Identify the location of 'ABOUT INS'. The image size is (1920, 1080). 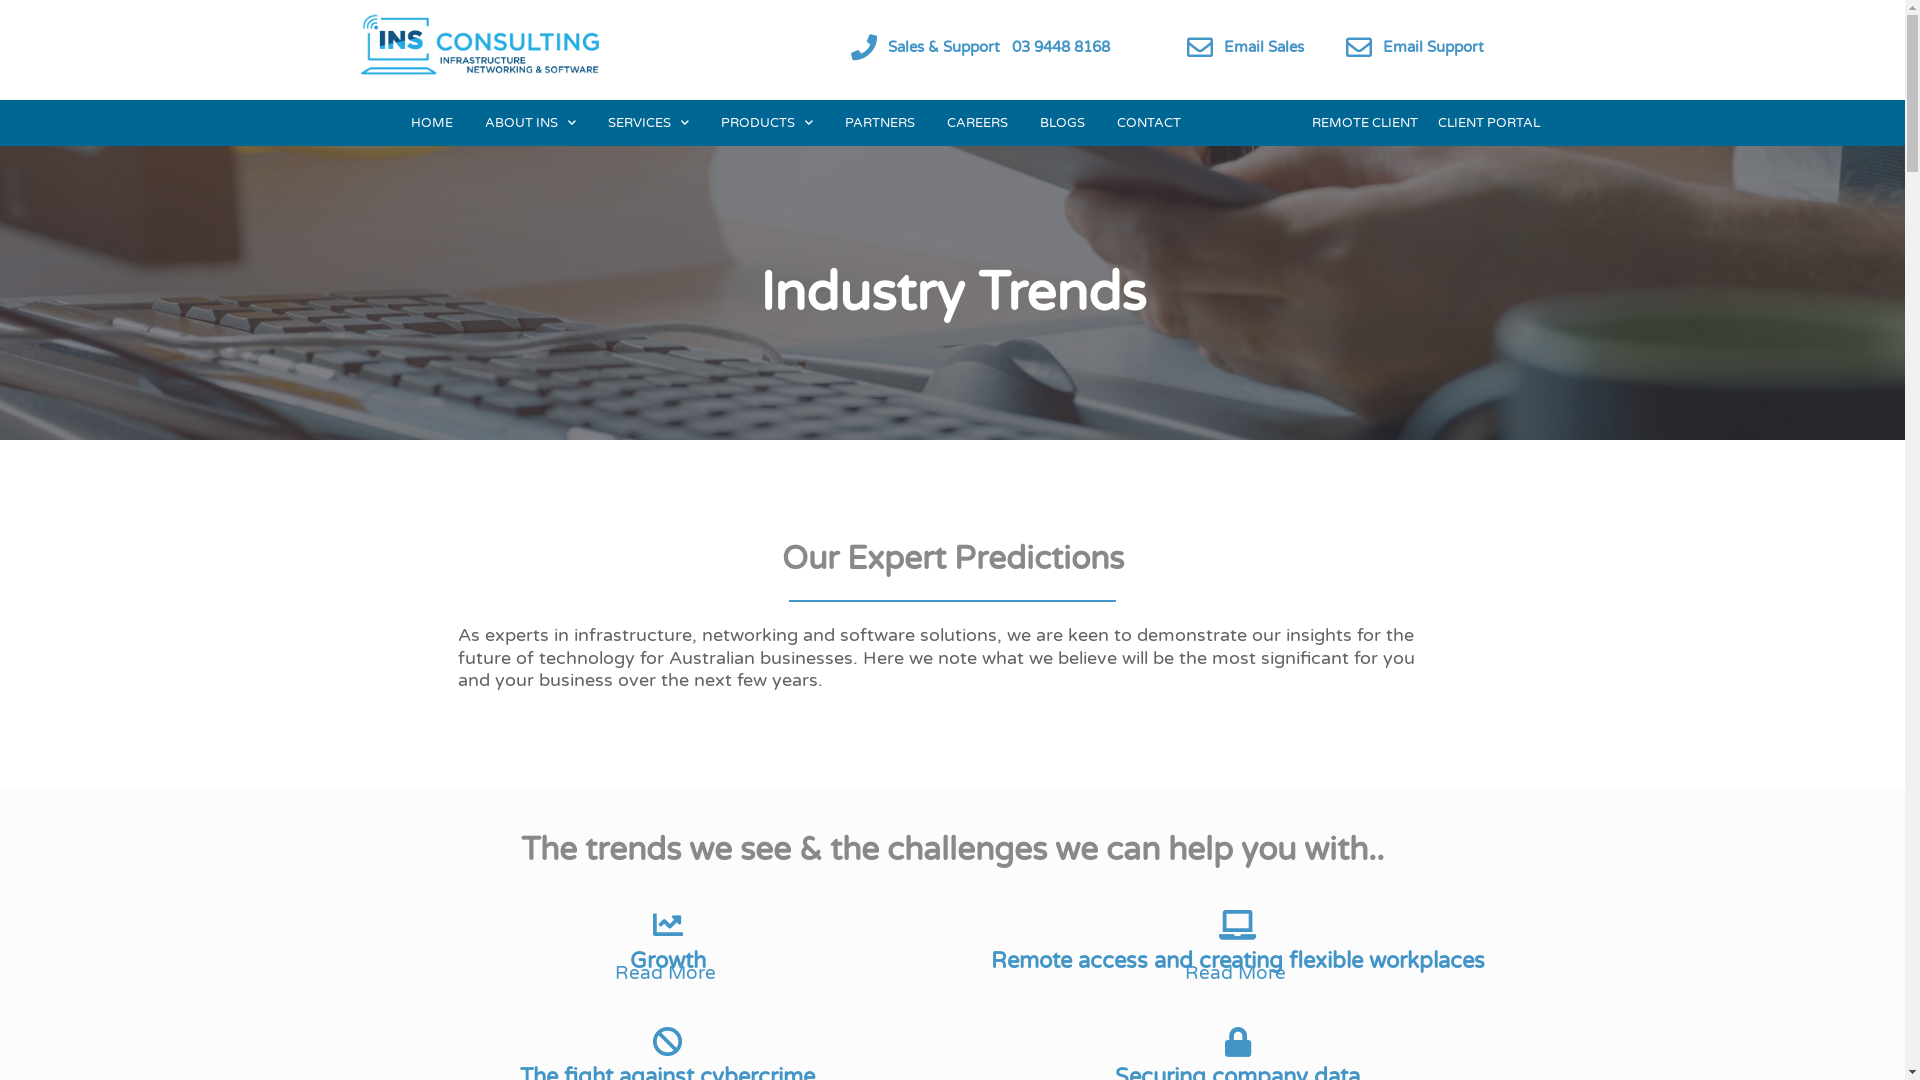
(530, 123).